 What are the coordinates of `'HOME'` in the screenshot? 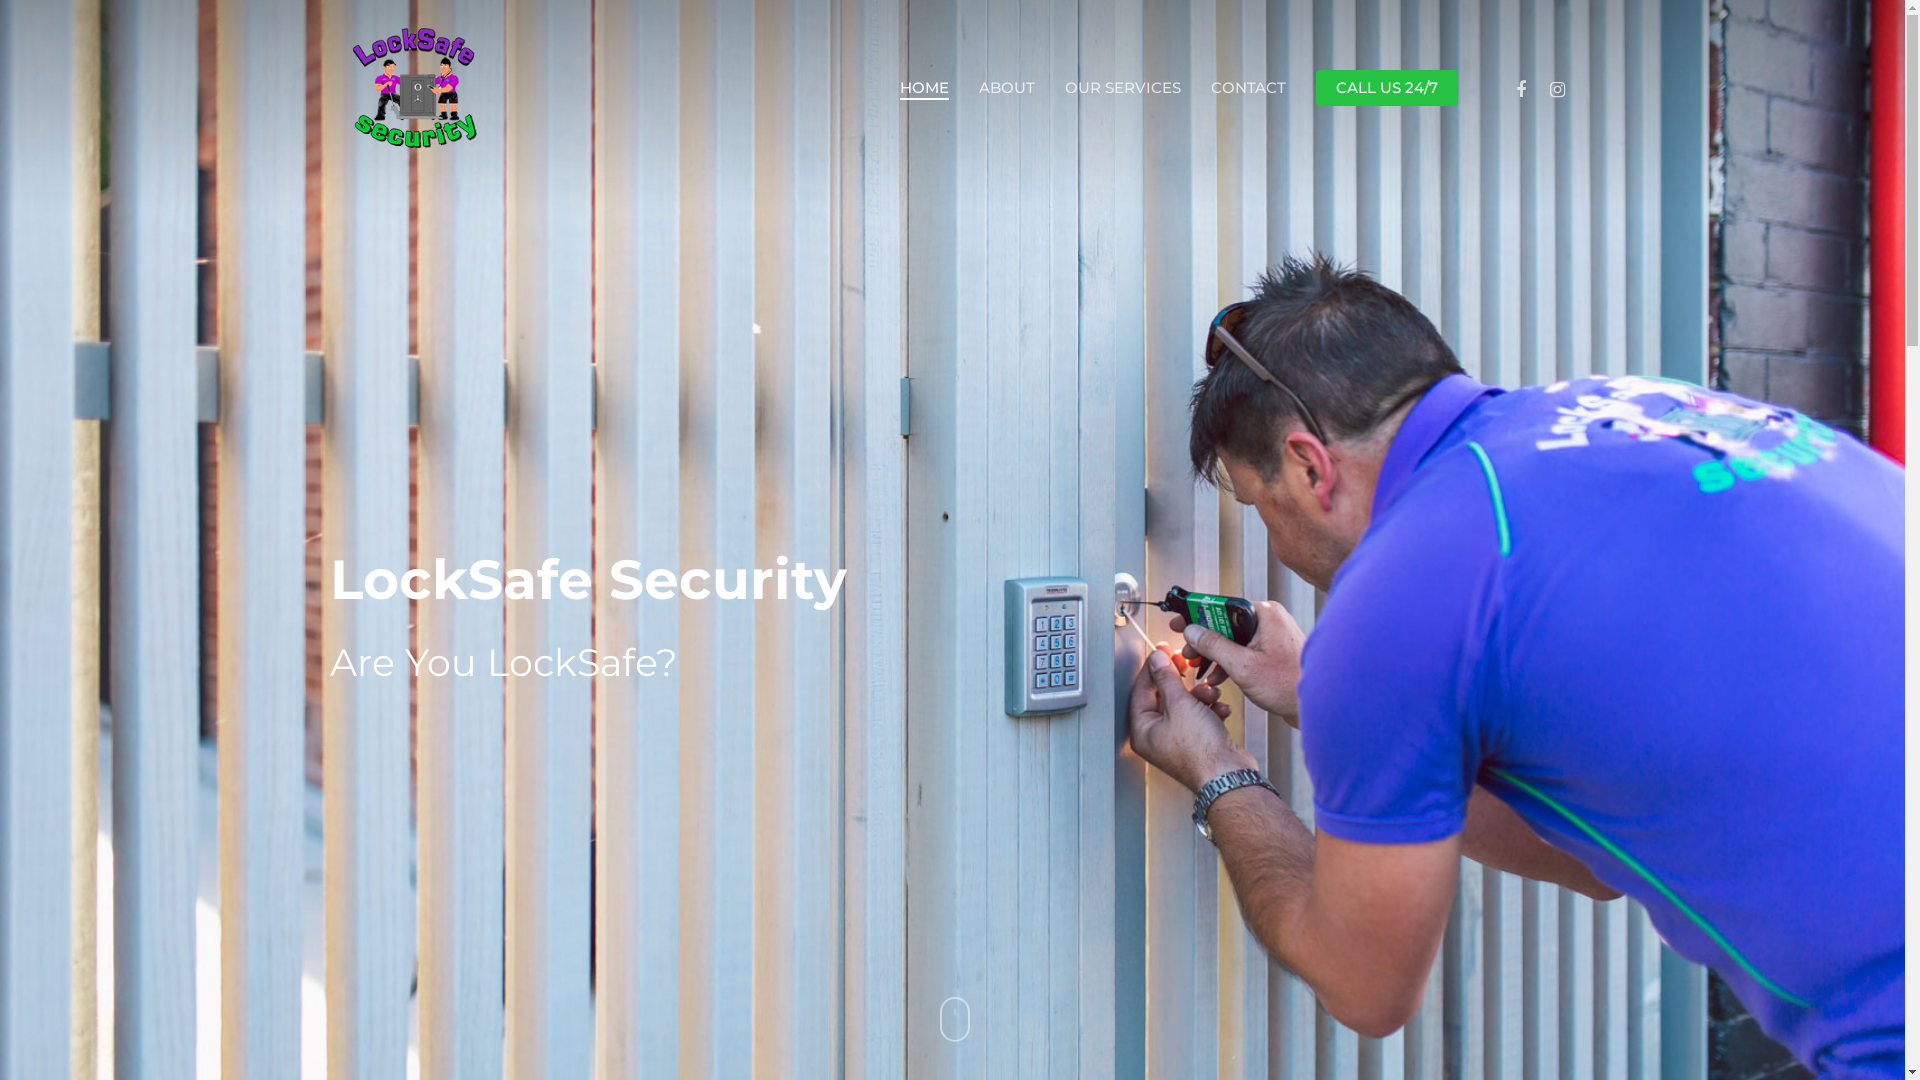 It's located at (923, 87).